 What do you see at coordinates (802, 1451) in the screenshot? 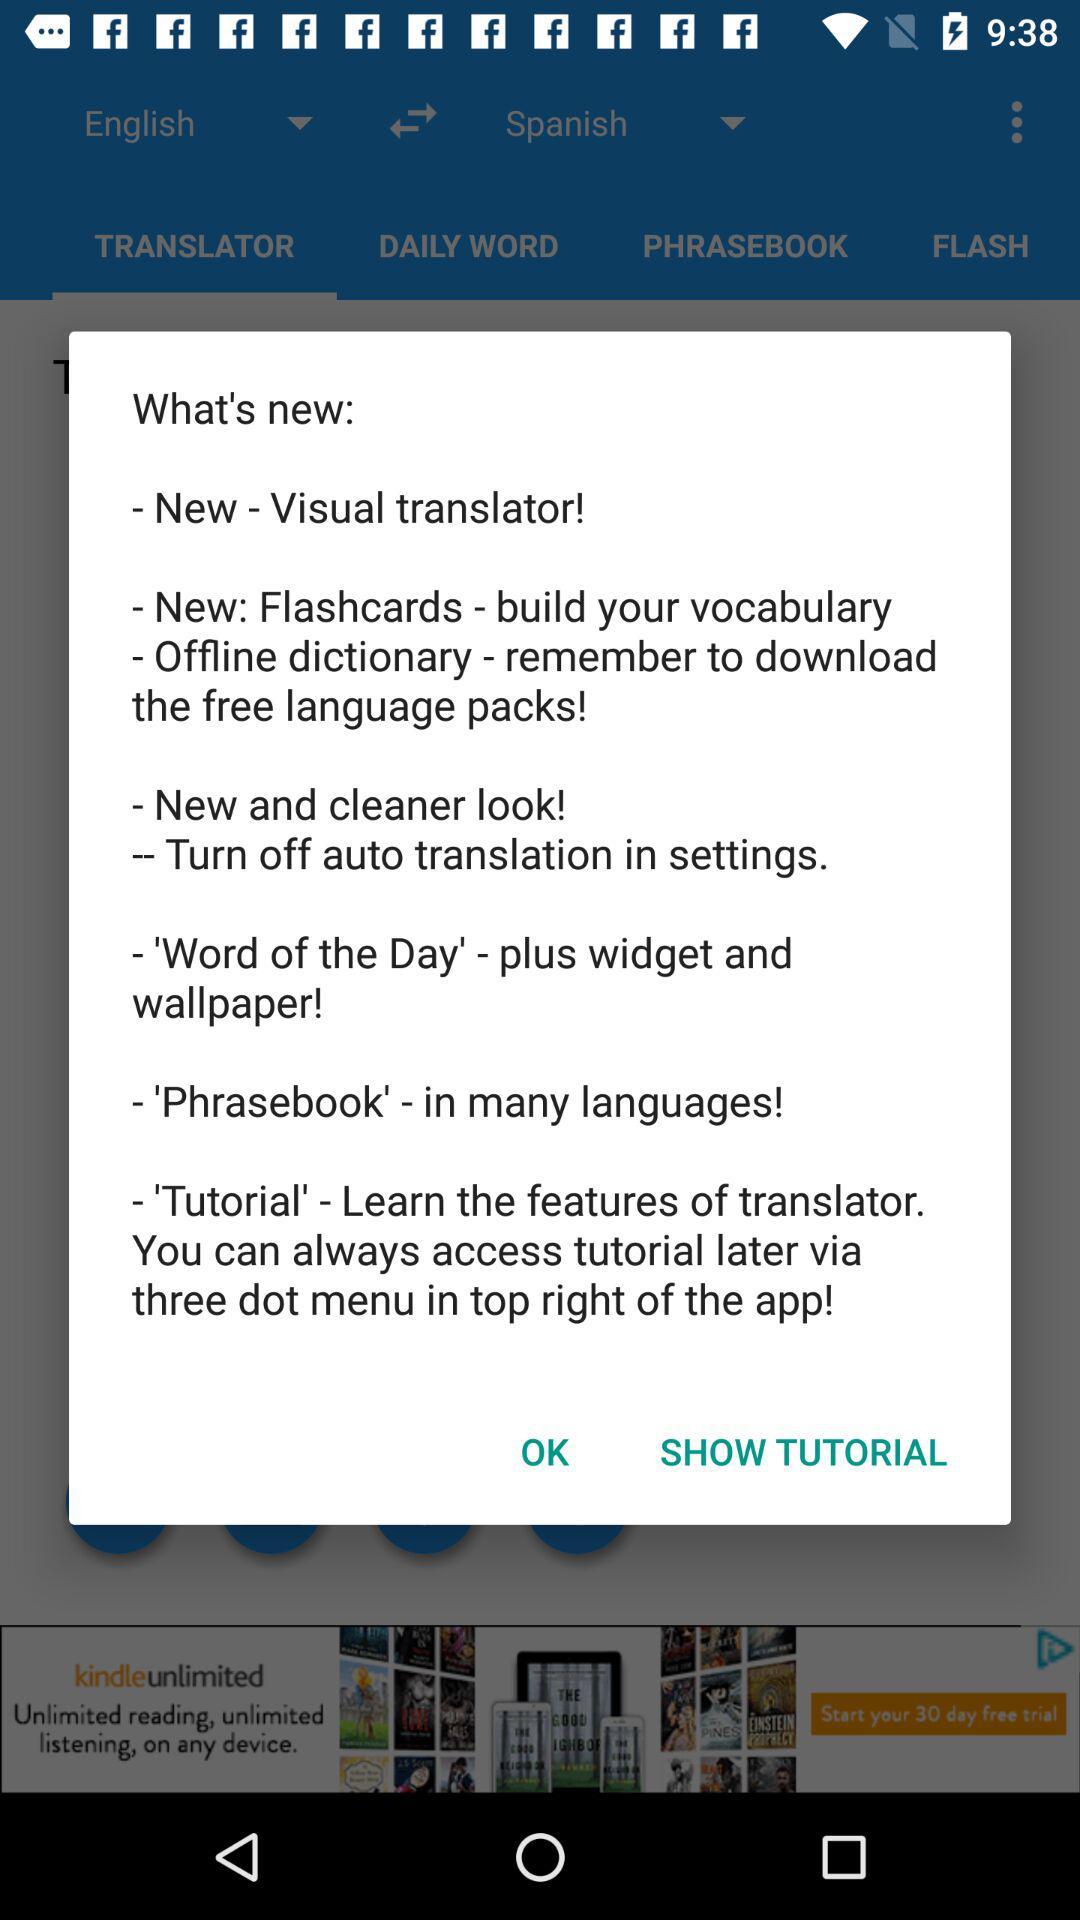
I see `the icon at the bottom right corner` at bounding box center [802, 1451].